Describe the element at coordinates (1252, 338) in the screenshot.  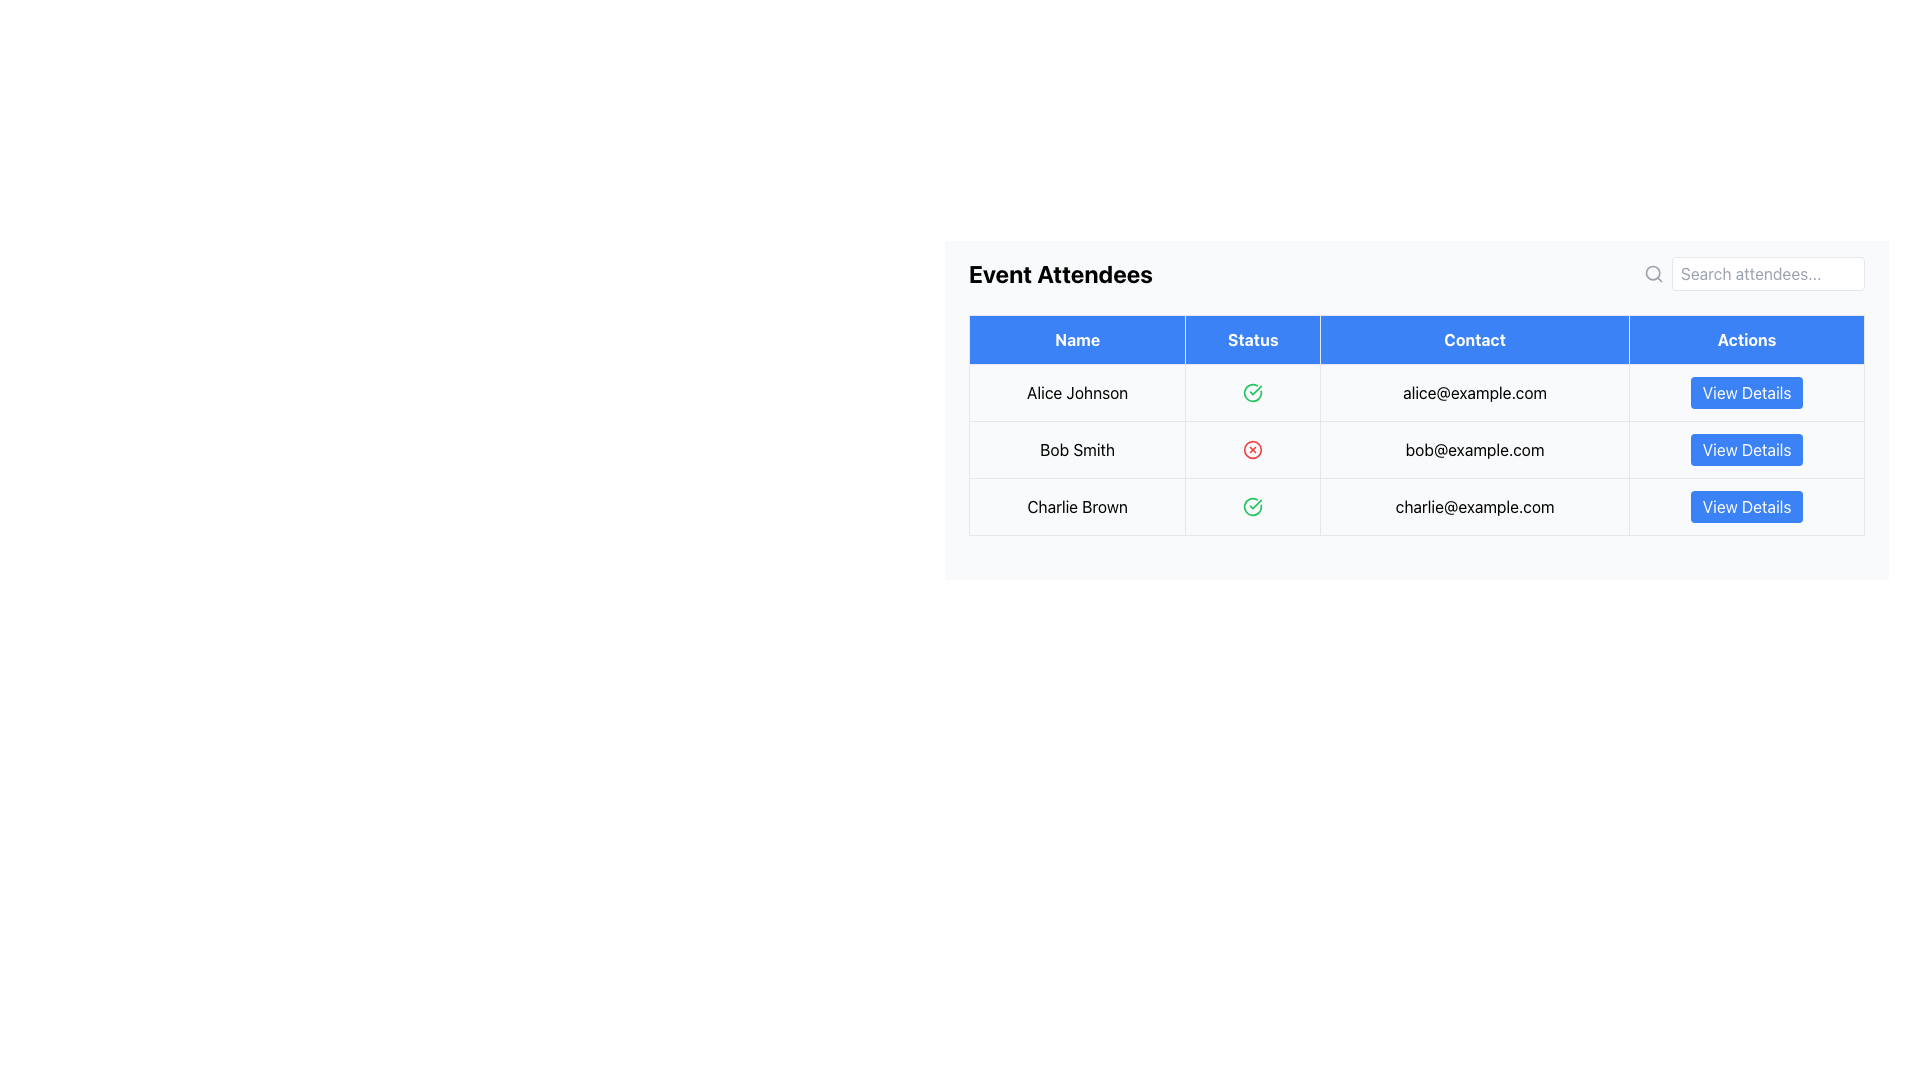
I see `the 'Status' column header cell, which is the second column header in the table, positioned between 'Name' and 'Contact' headers` at that location.